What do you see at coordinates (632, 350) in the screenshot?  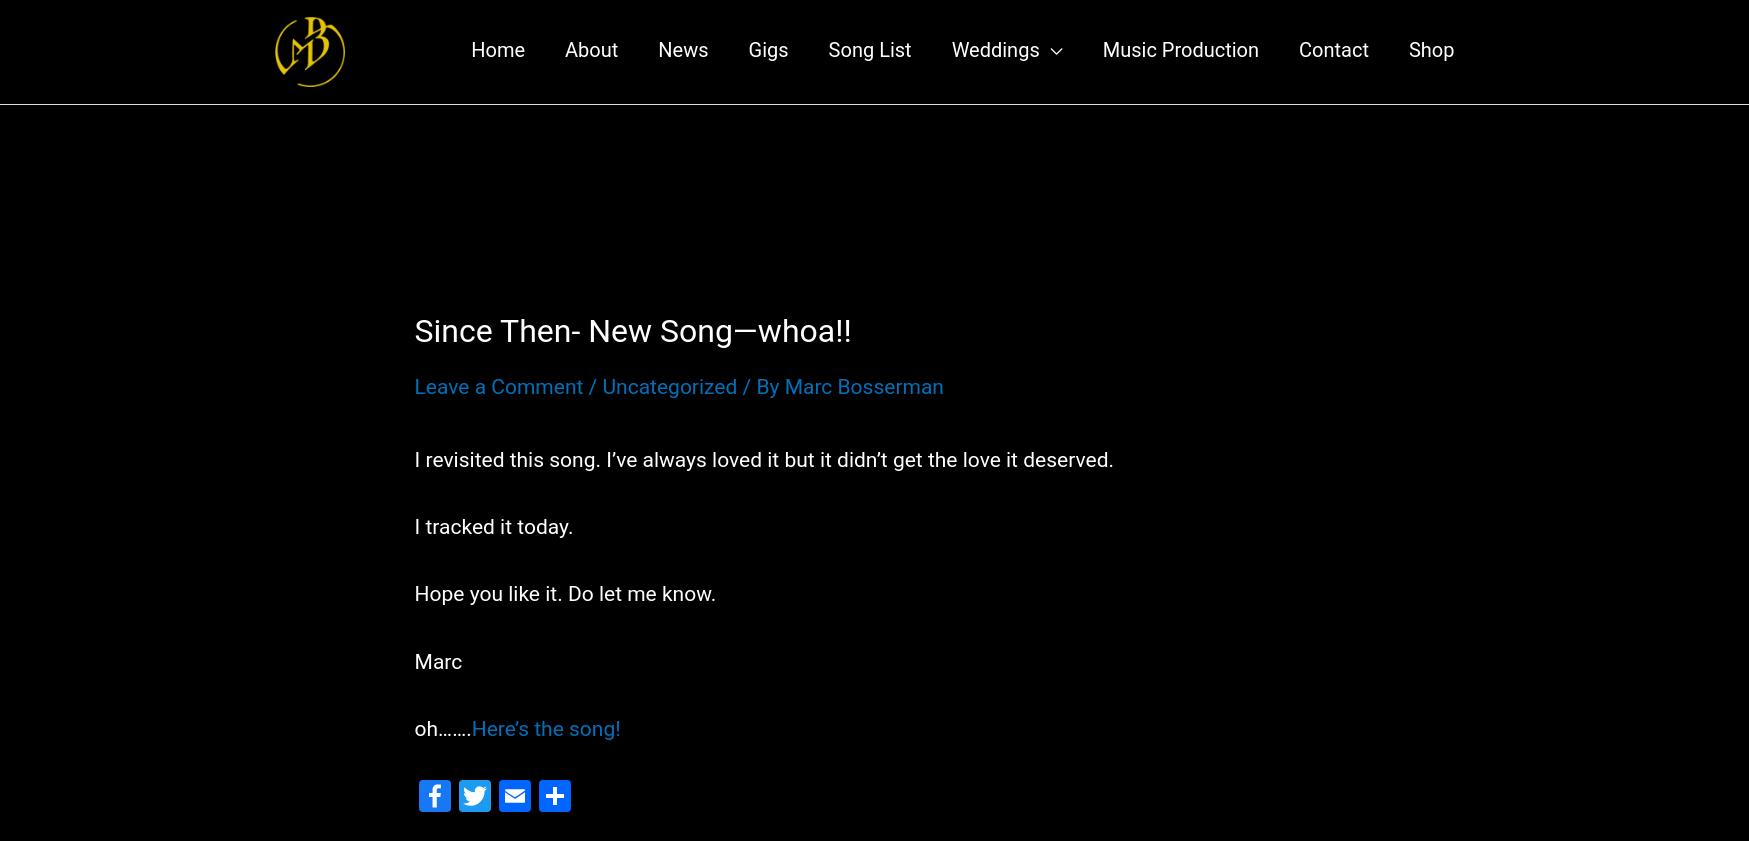 I see `'Since Then- New Song—whoa!!'` at bounding box center [632, 350].